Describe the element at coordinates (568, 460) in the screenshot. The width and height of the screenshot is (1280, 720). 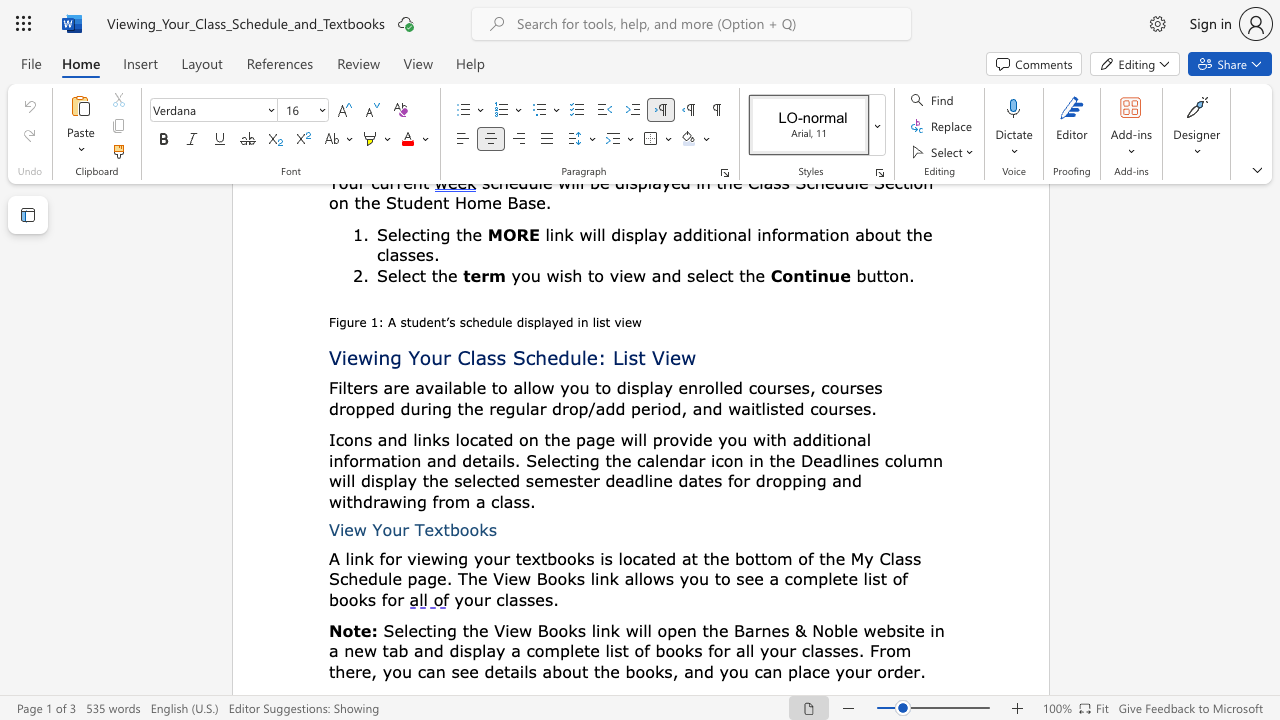
I see `the subset text "ting the calendar icon in the Deadlines column will display the selected semester d" within the text "information and details. Selecting the calendar icon in the Deadlines column will display the selected semester deadline dates for dropping and withdrawing from a class."` at that location.